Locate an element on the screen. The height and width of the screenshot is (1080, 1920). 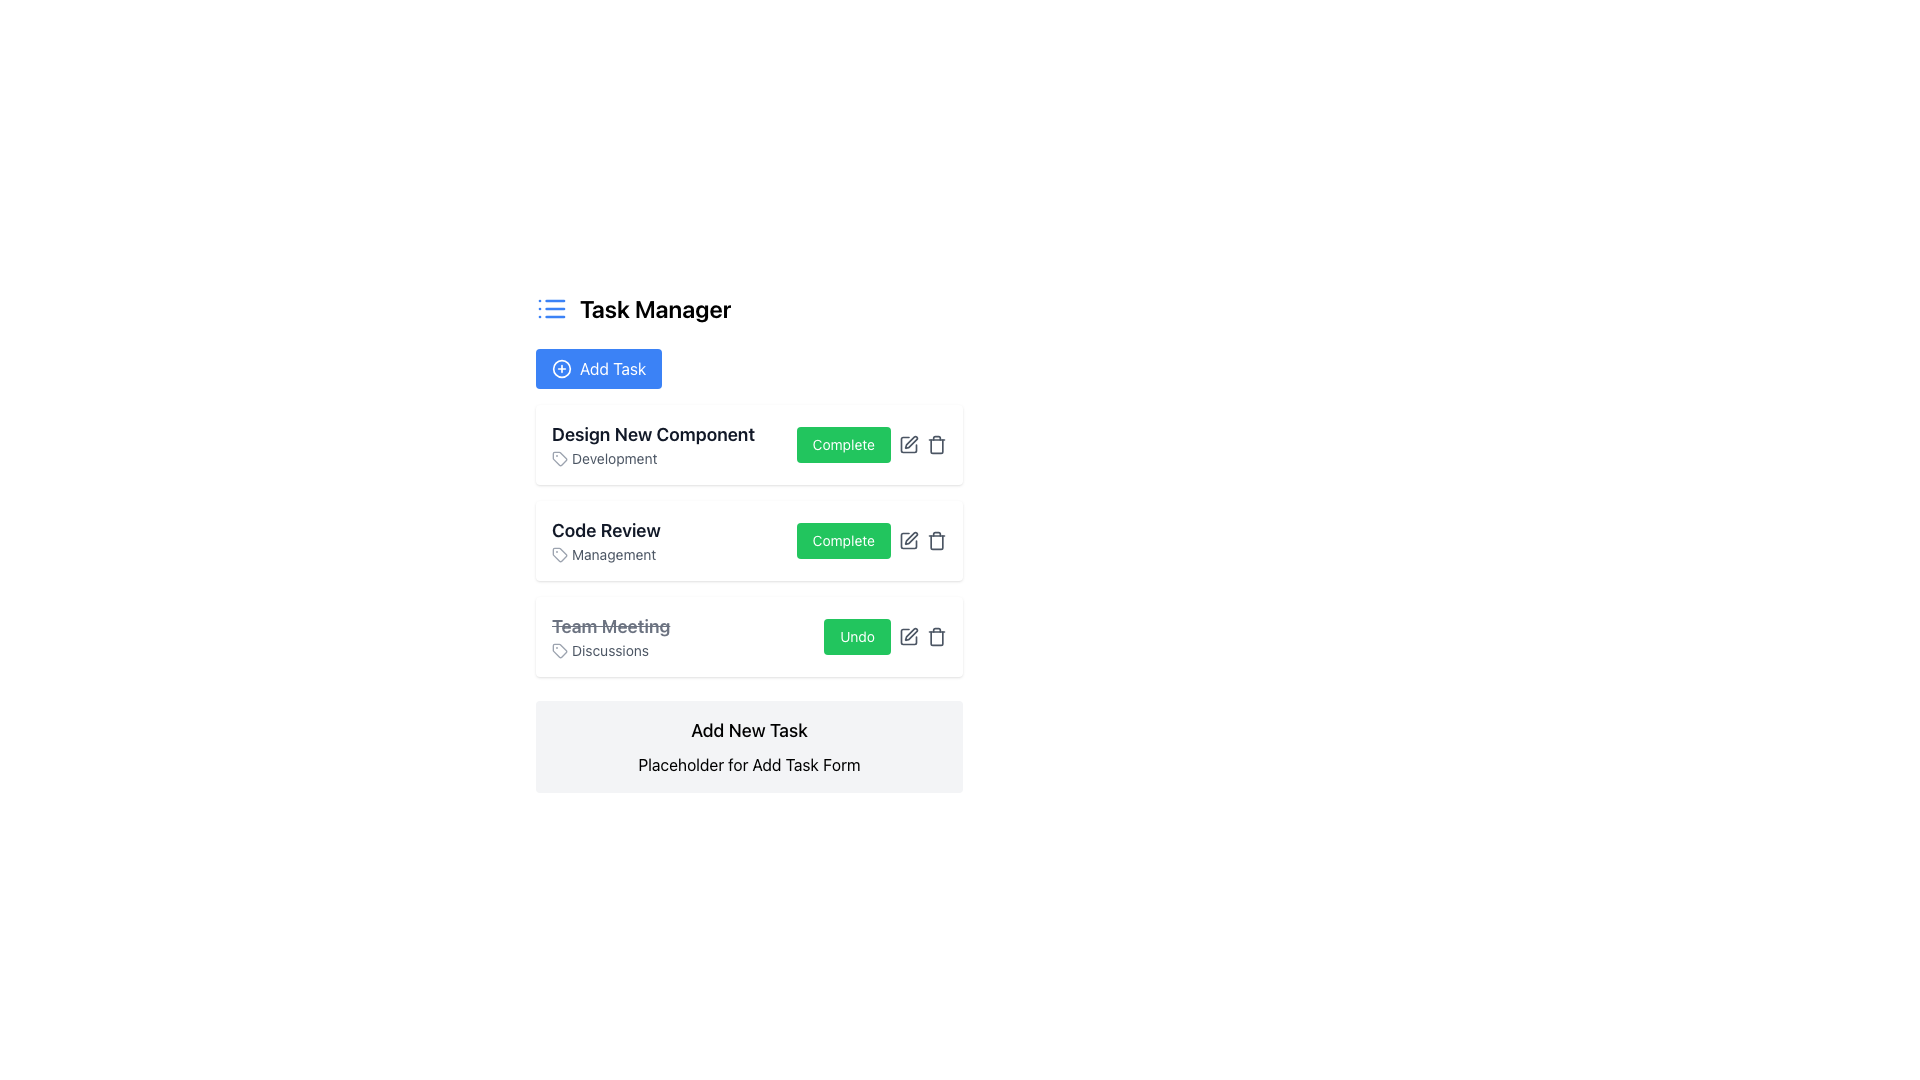
the button next to the 'Code Review' task to mark it as complete is located at coordinates (871, 540).